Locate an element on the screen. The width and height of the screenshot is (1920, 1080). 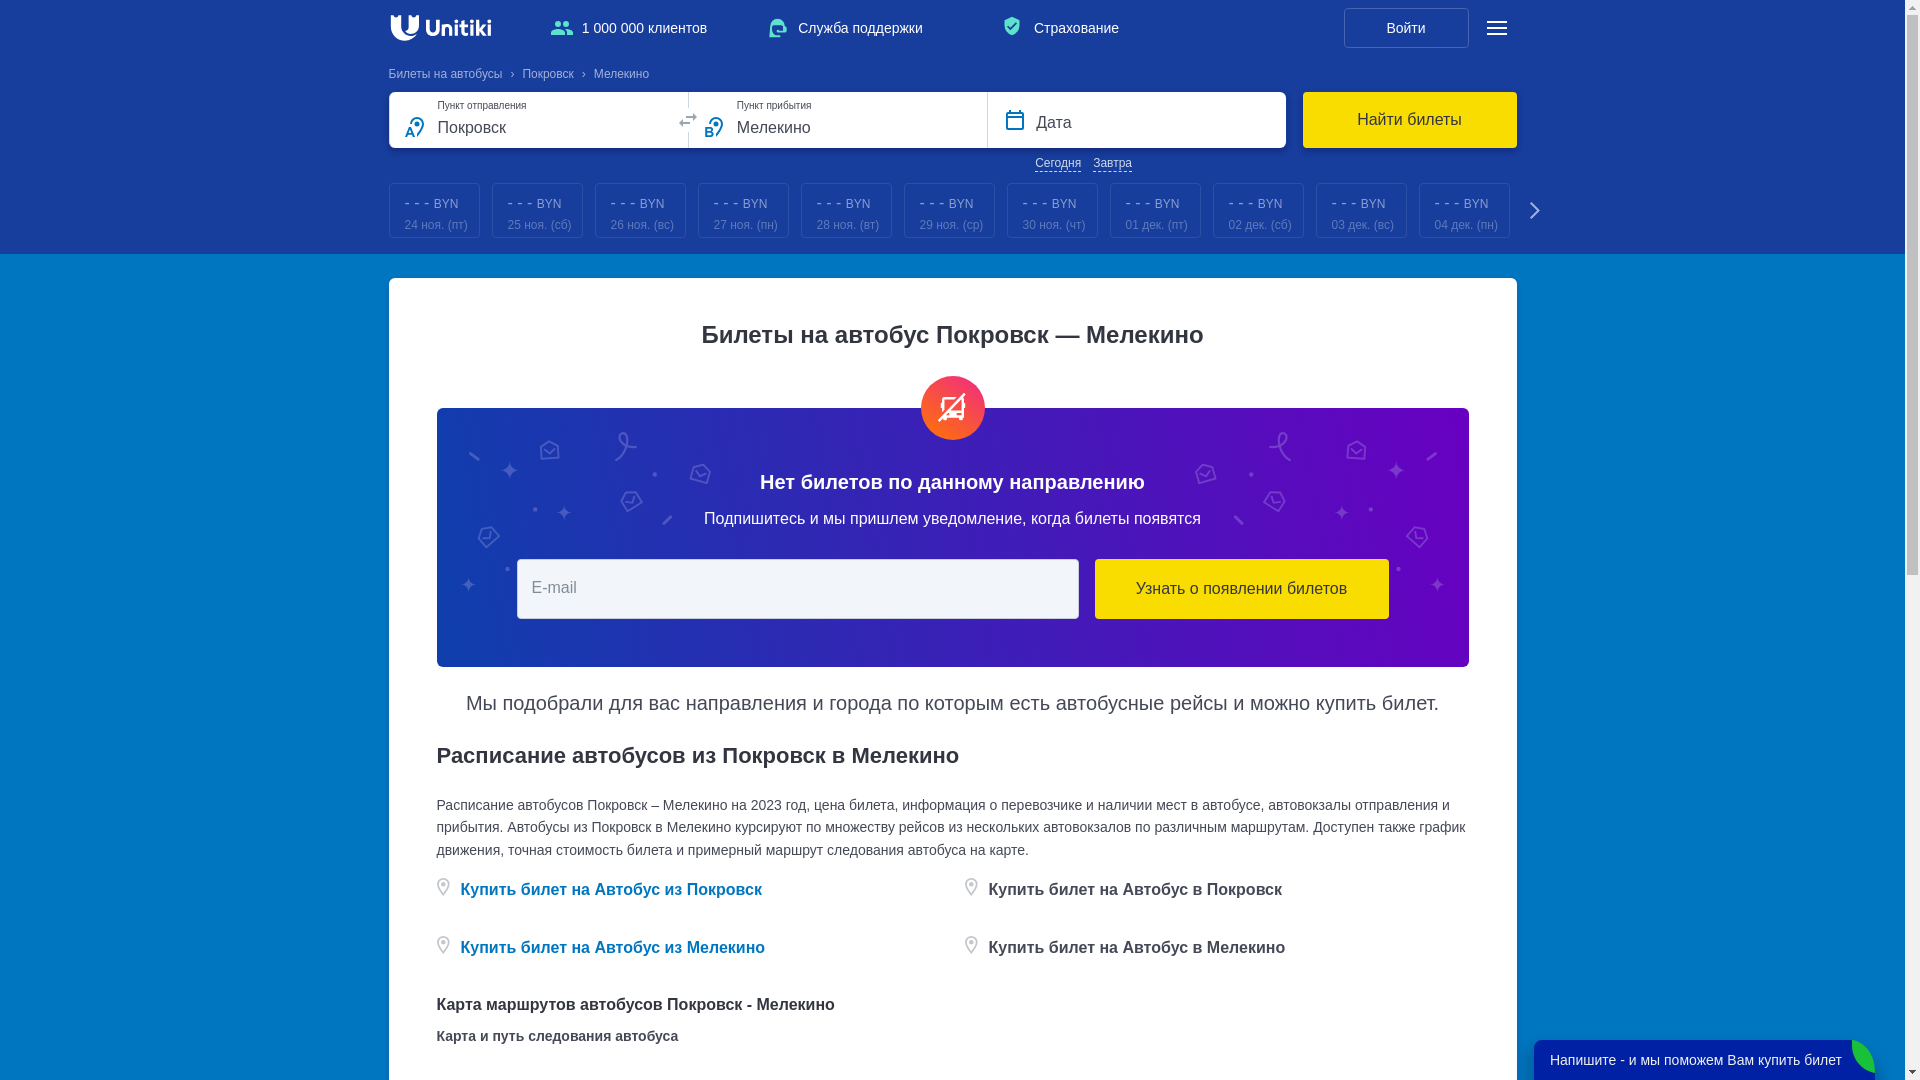
'Next' is located at coordinates (1535, 210).